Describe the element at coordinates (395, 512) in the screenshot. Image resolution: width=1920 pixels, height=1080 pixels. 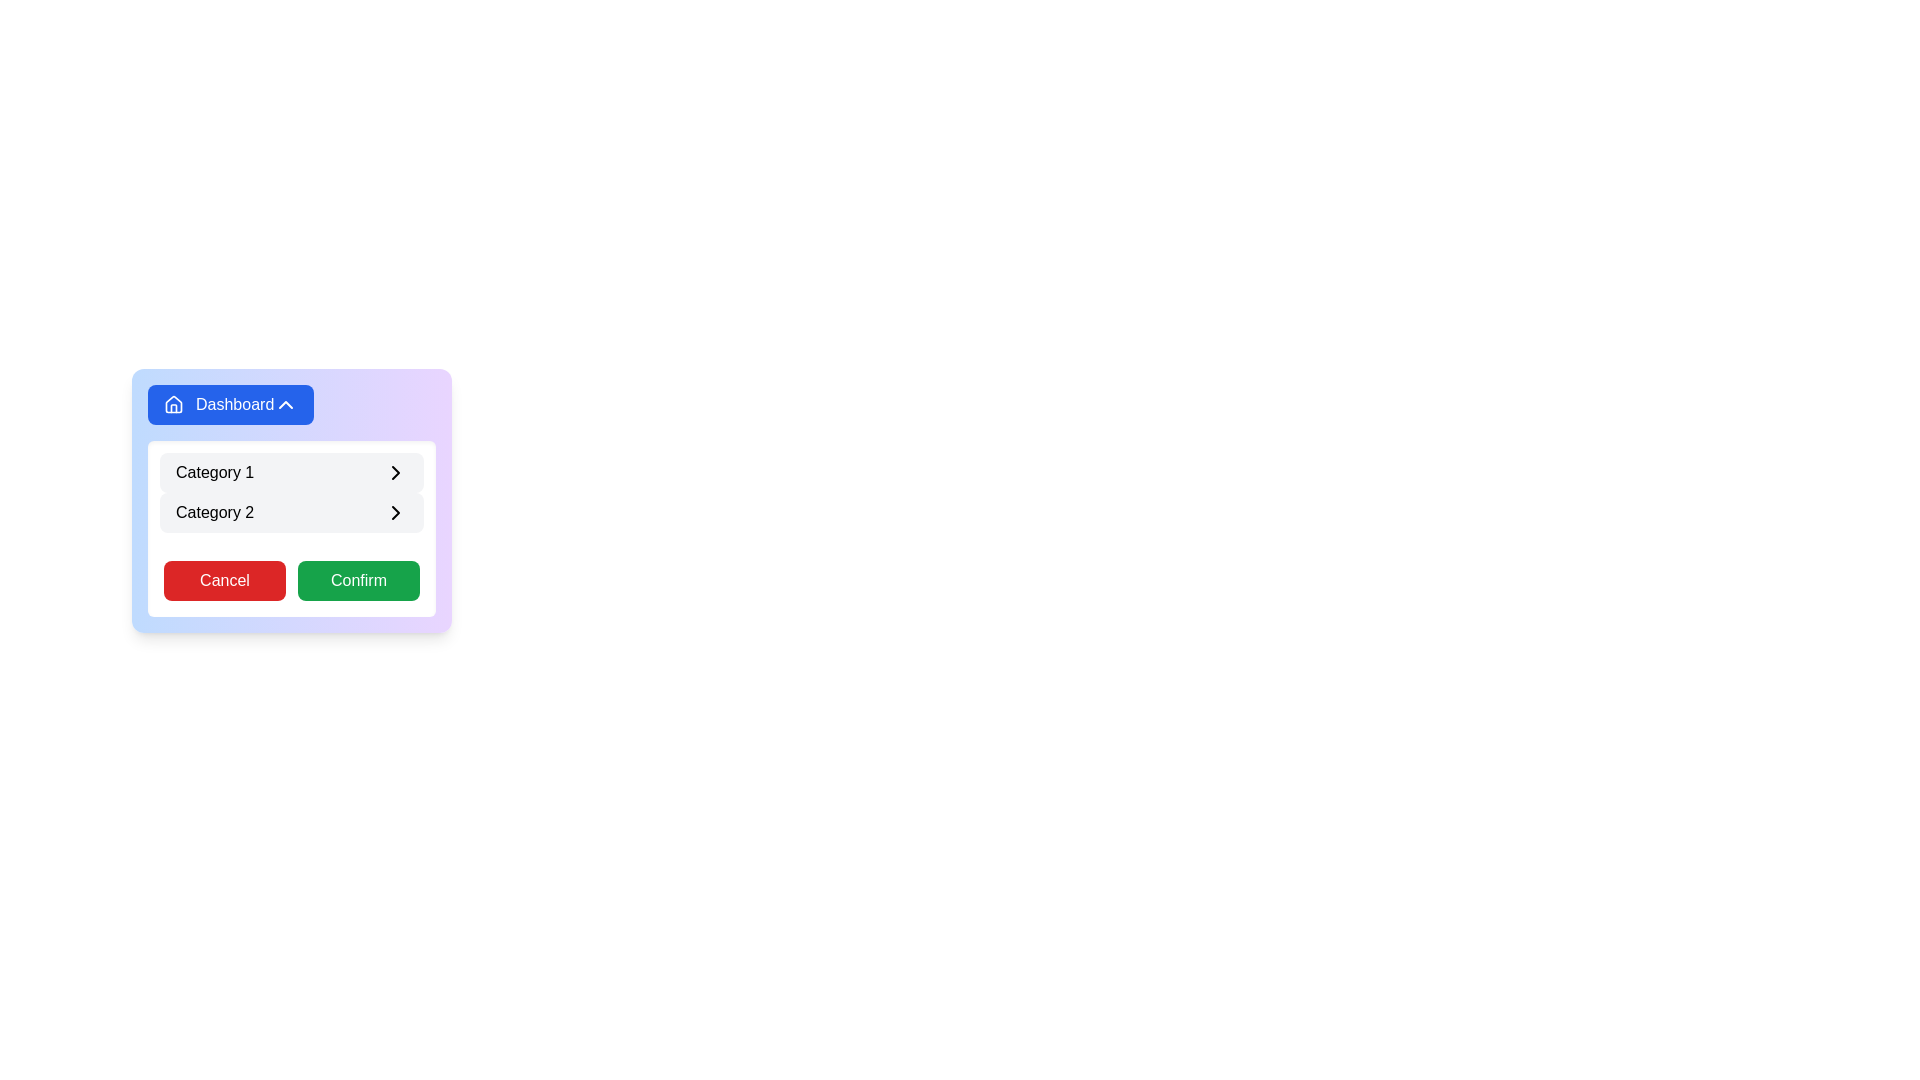
I see `the rightward-pointing chevron icon at the end of the row labeled 'Category 2'` at that location.